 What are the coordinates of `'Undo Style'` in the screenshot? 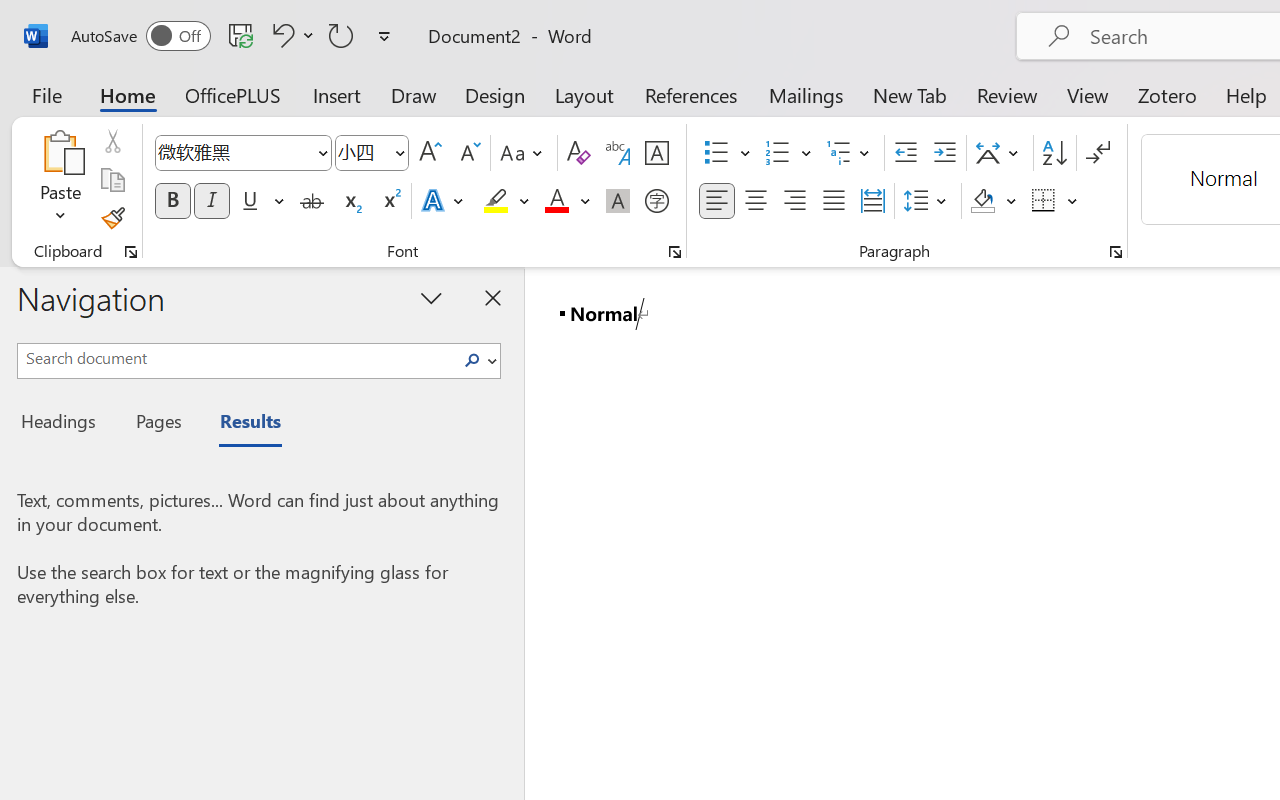 It's located at (289, 34).